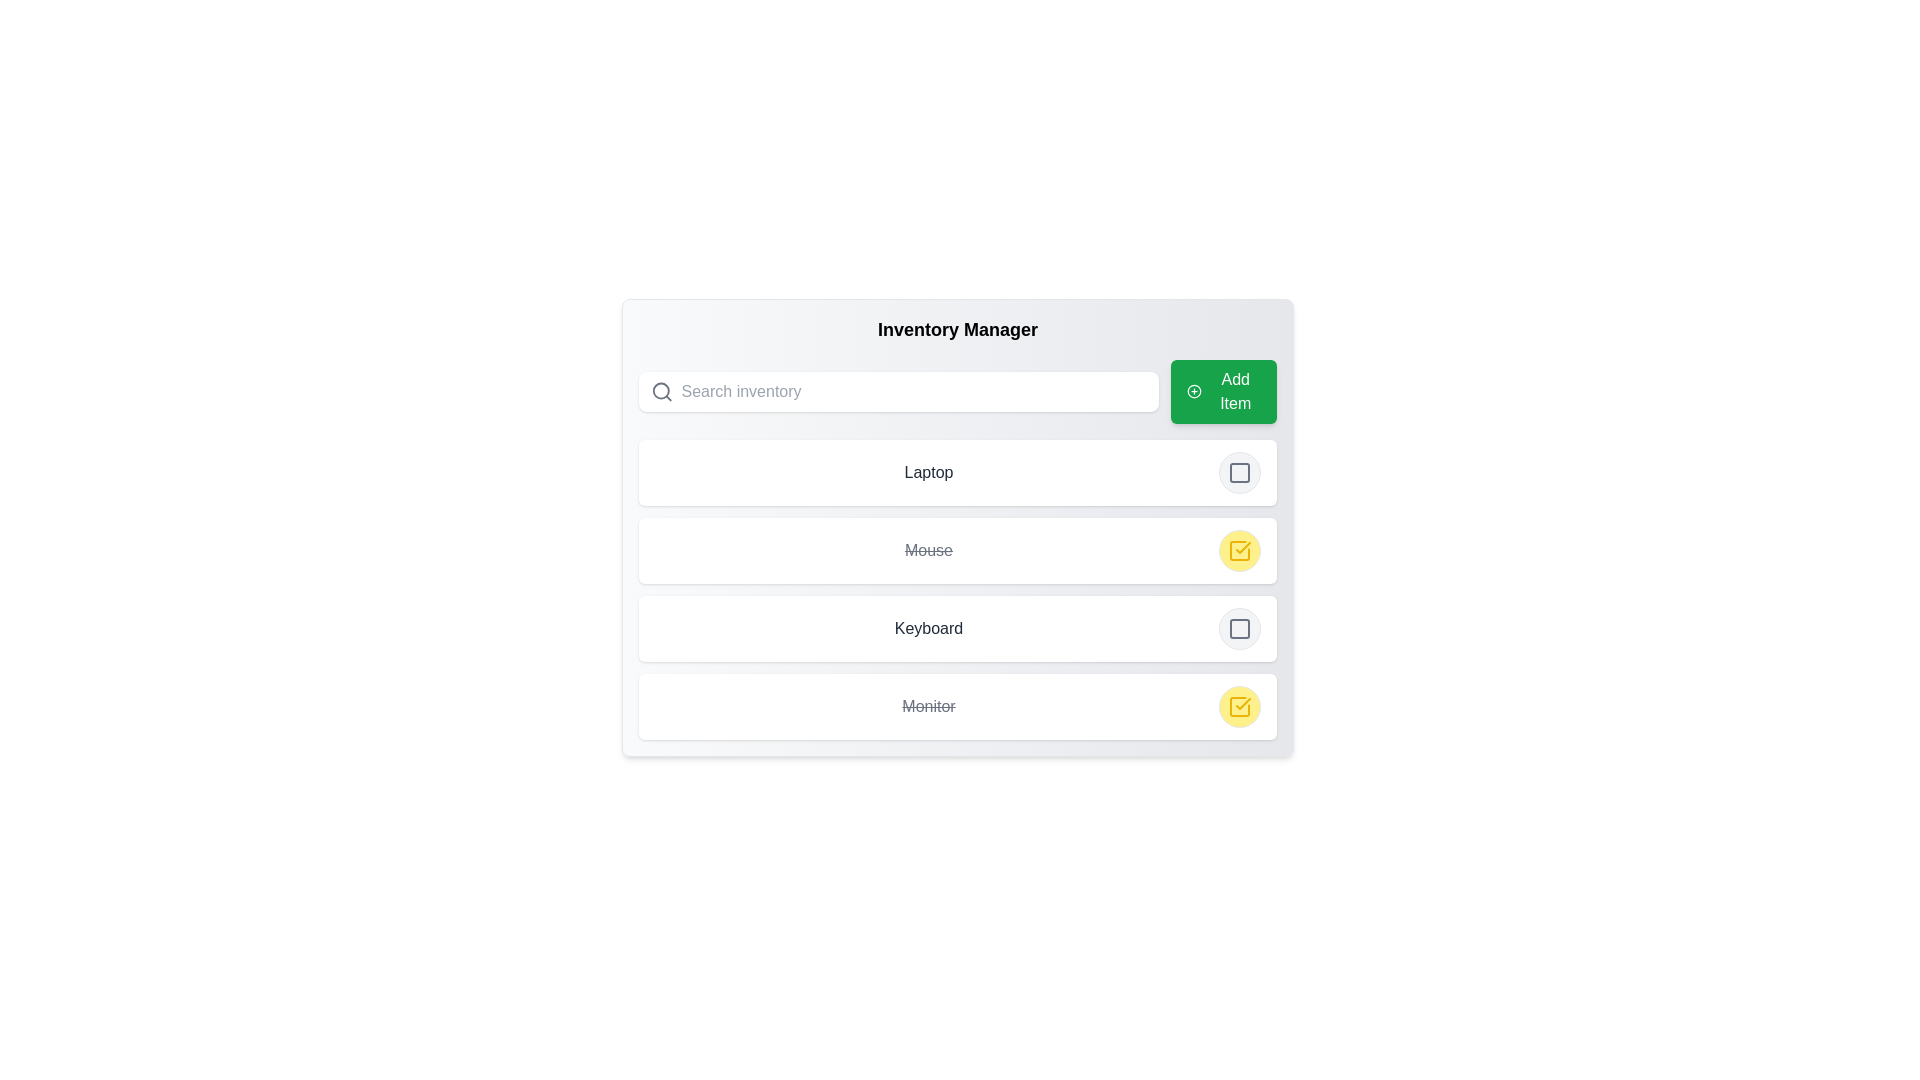 The width and height of the screenshot is (1920, 1080). Describe the element at coordinates (928, 551) in the screenshot. I see `the strikethrough text element displaying the item name 'Mouse', which is positioned second from the top in a vertical list` at that location.